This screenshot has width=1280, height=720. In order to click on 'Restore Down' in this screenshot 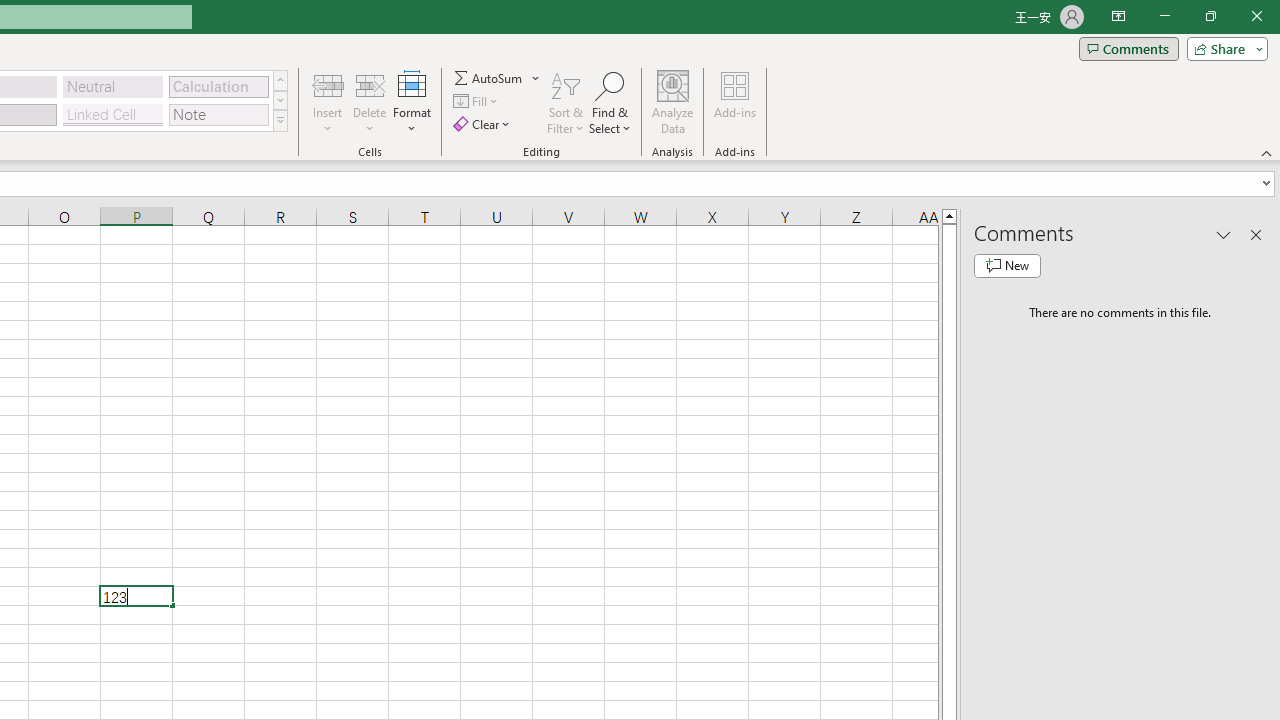, I will do `click(1209, 16)`.